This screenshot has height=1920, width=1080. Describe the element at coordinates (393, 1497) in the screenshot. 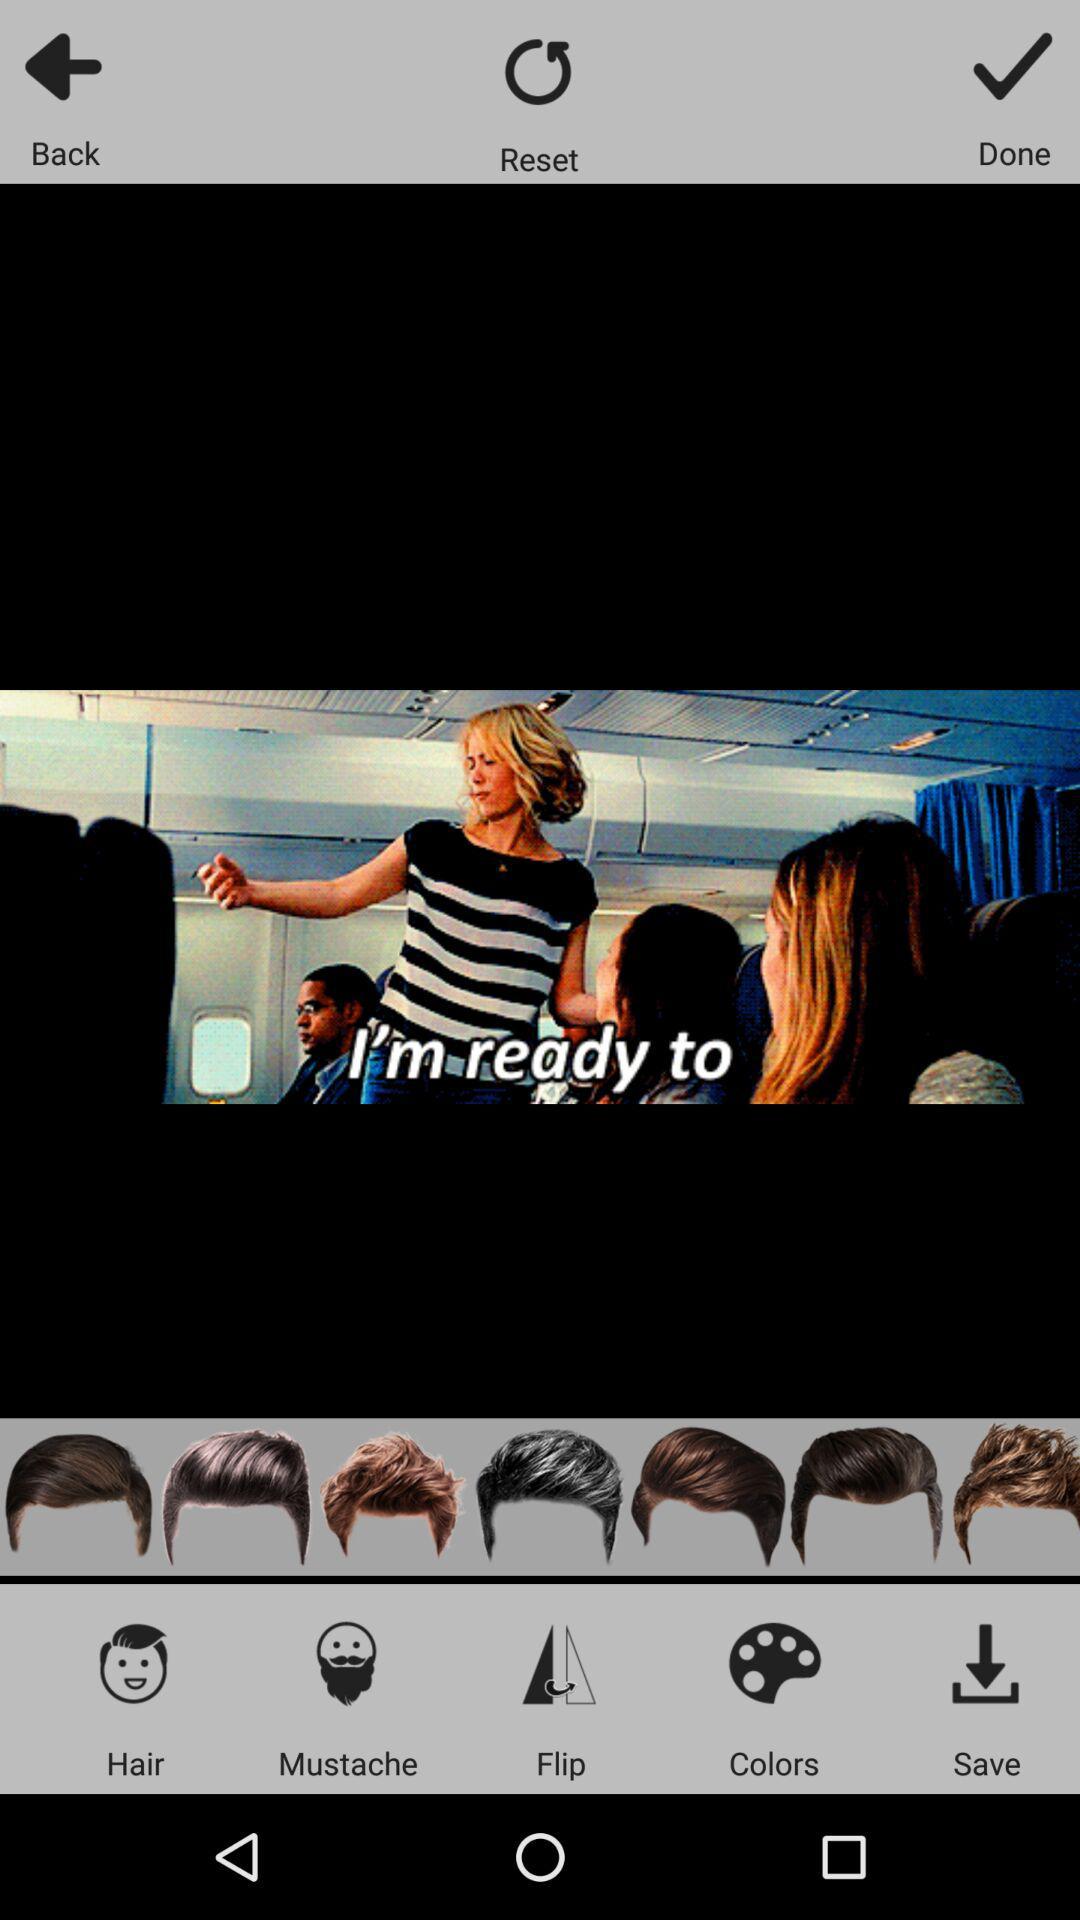

I see `hair style option` at that location.